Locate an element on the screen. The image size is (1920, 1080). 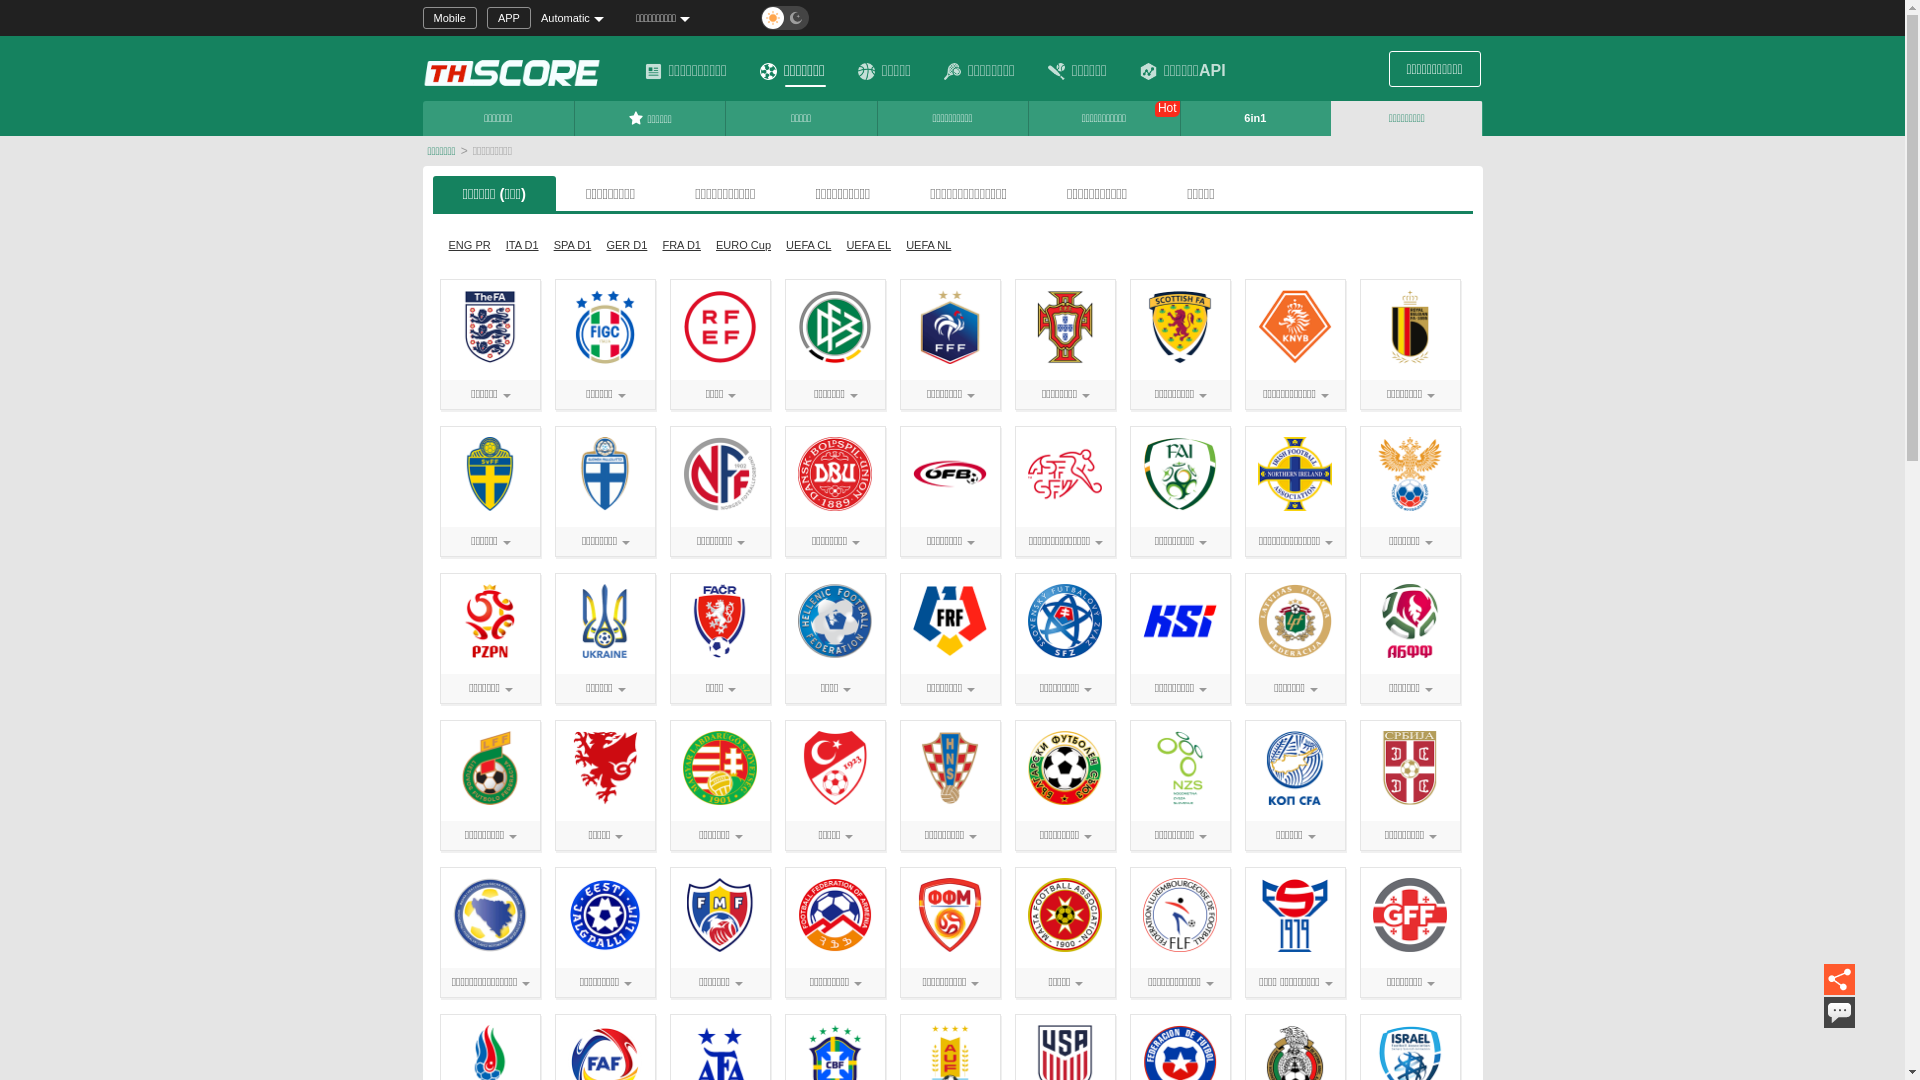
'SPA D1' is located at coordinates (571, 244).